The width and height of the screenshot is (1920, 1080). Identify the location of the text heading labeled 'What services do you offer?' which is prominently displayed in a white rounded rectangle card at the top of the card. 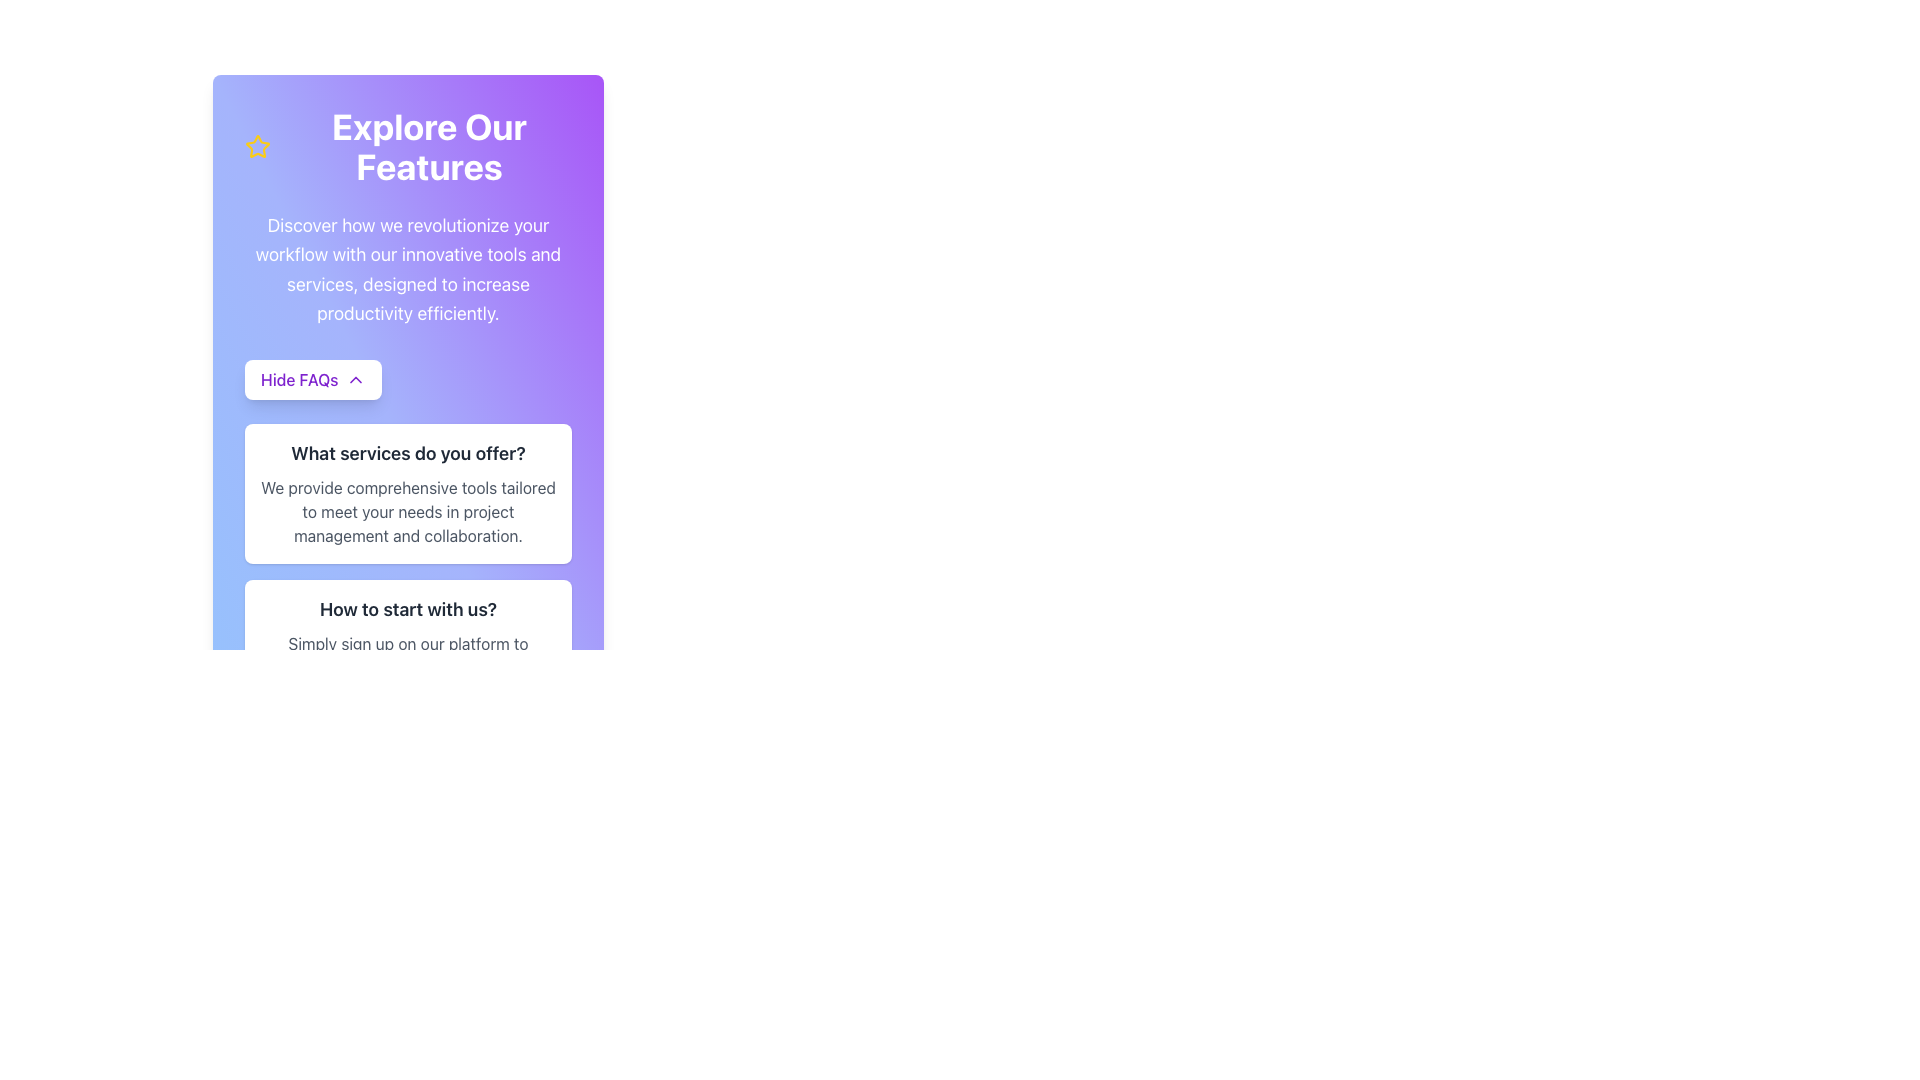
(407, 454).